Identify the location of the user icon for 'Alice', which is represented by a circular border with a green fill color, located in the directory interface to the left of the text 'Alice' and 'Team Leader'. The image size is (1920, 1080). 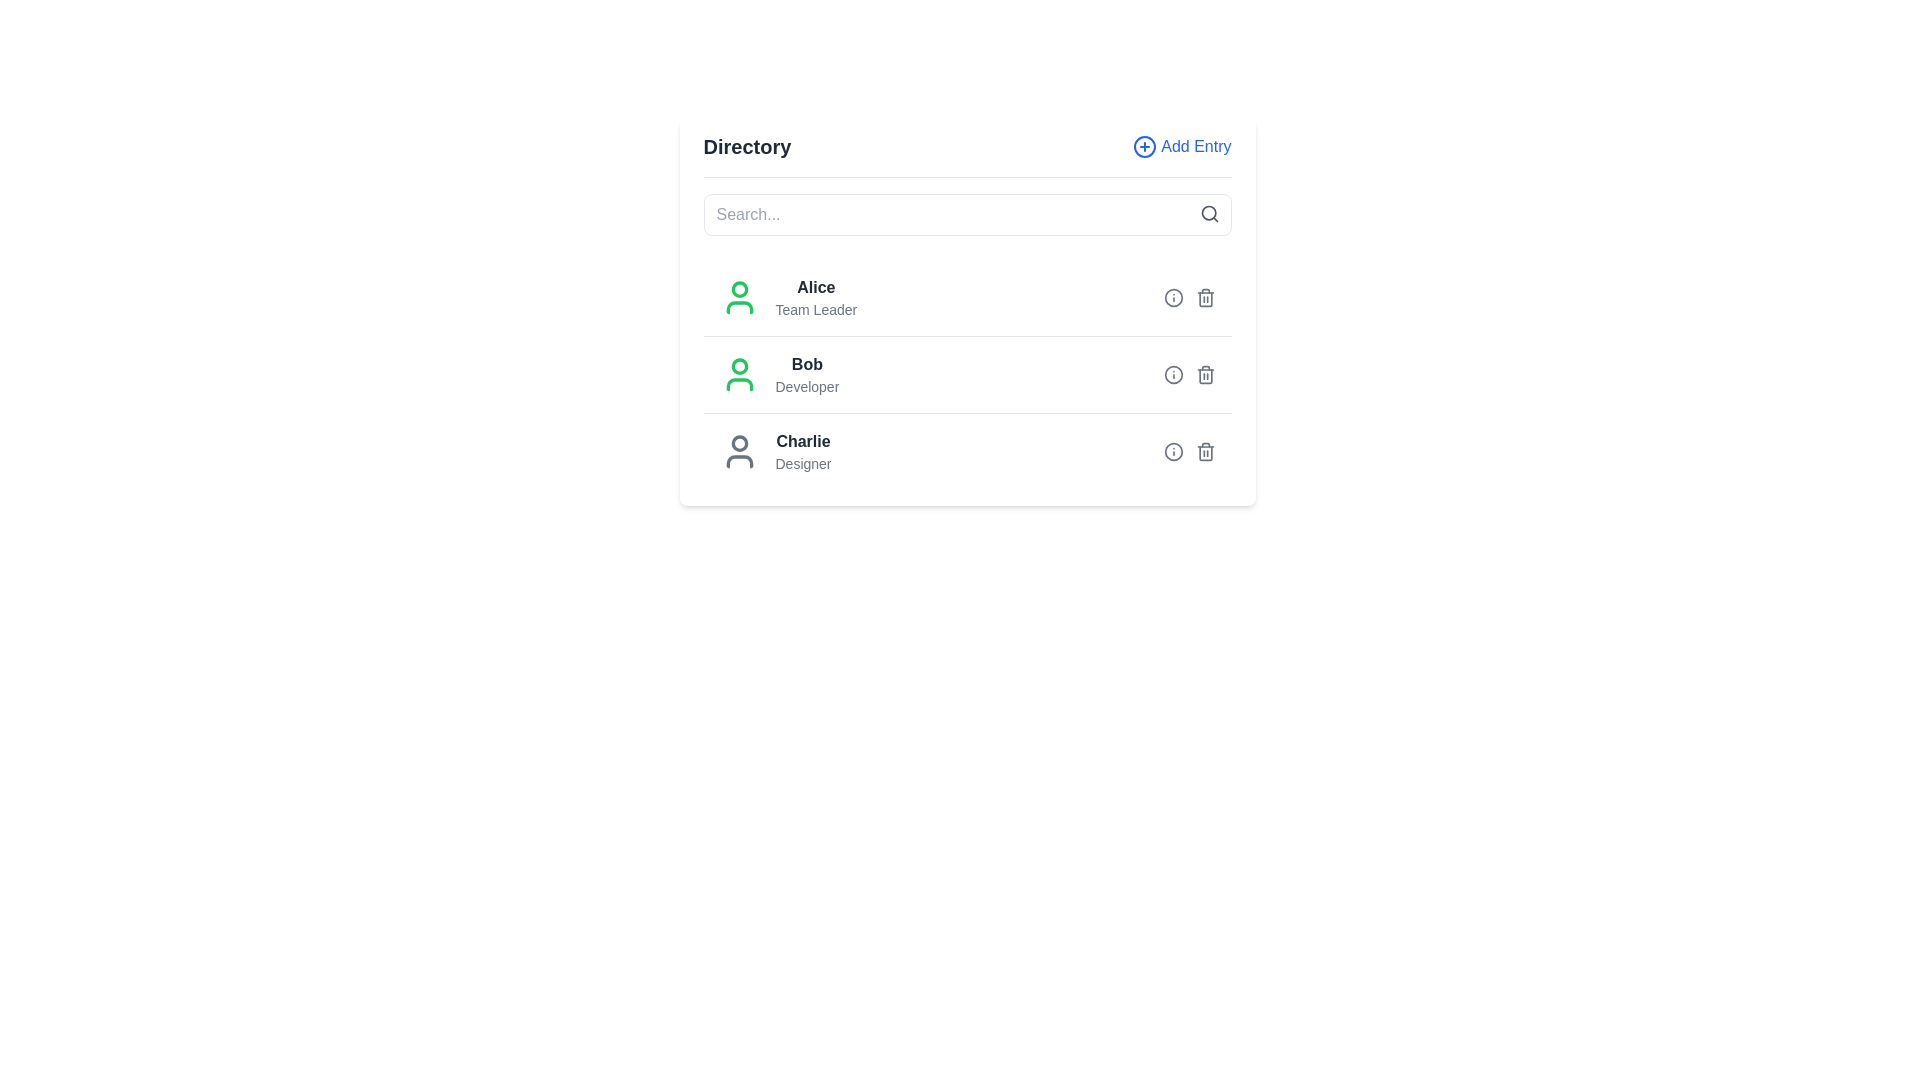
(738, 297).